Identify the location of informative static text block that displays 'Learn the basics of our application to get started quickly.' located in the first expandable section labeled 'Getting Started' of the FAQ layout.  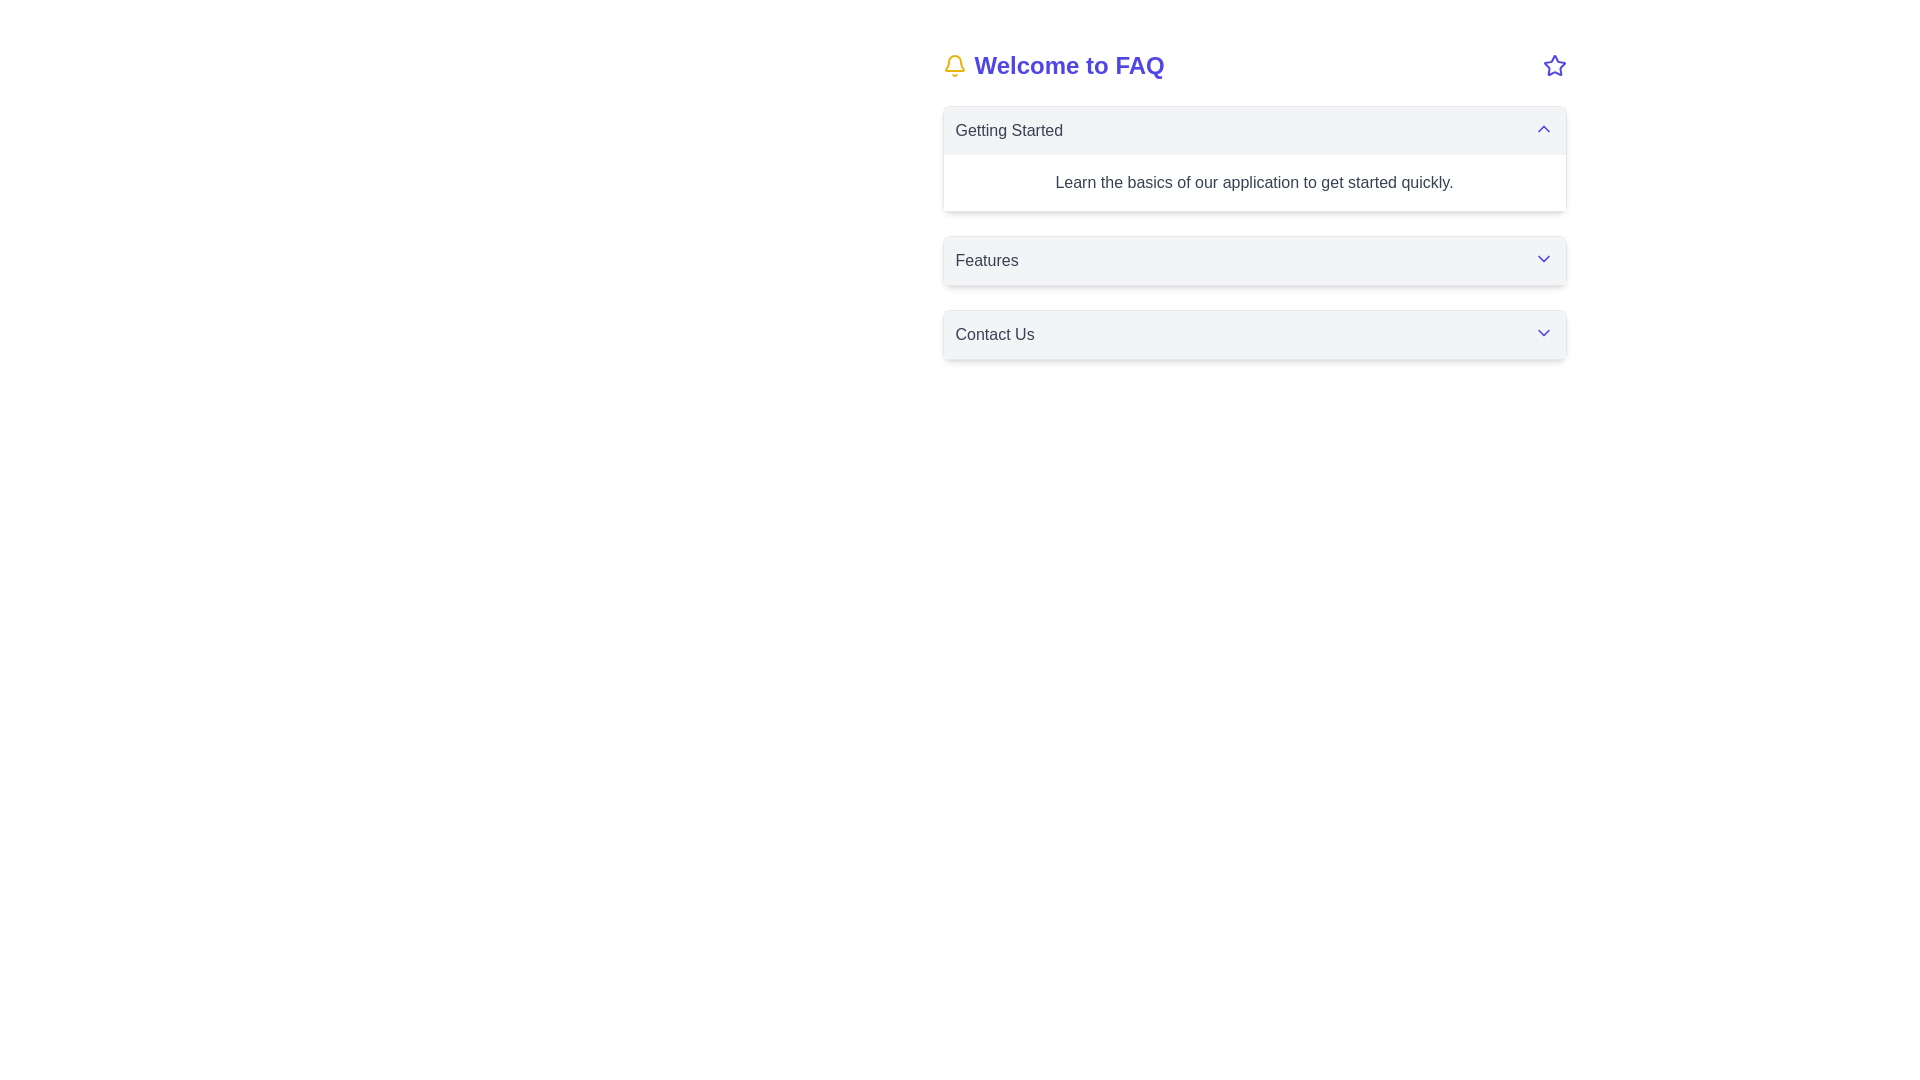
(1253, 182).